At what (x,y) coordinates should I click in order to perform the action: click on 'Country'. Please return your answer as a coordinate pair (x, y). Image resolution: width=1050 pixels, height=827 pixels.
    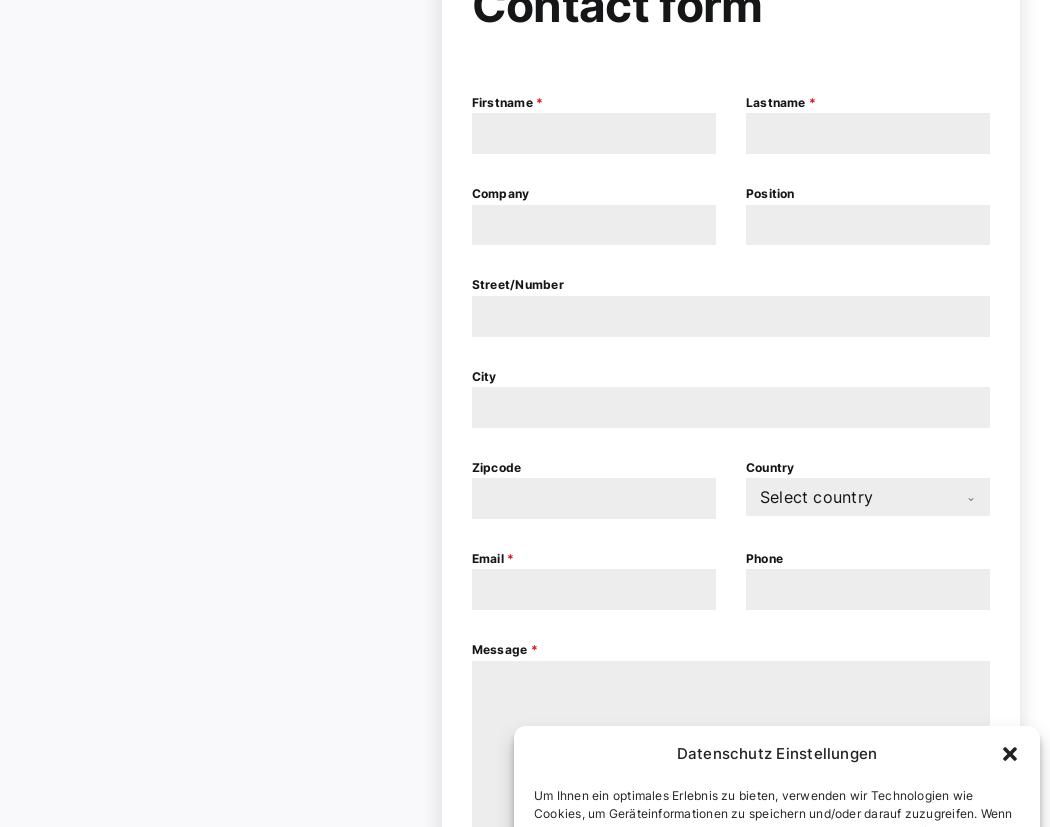
    Looking at the image, I should click on (743, 466).